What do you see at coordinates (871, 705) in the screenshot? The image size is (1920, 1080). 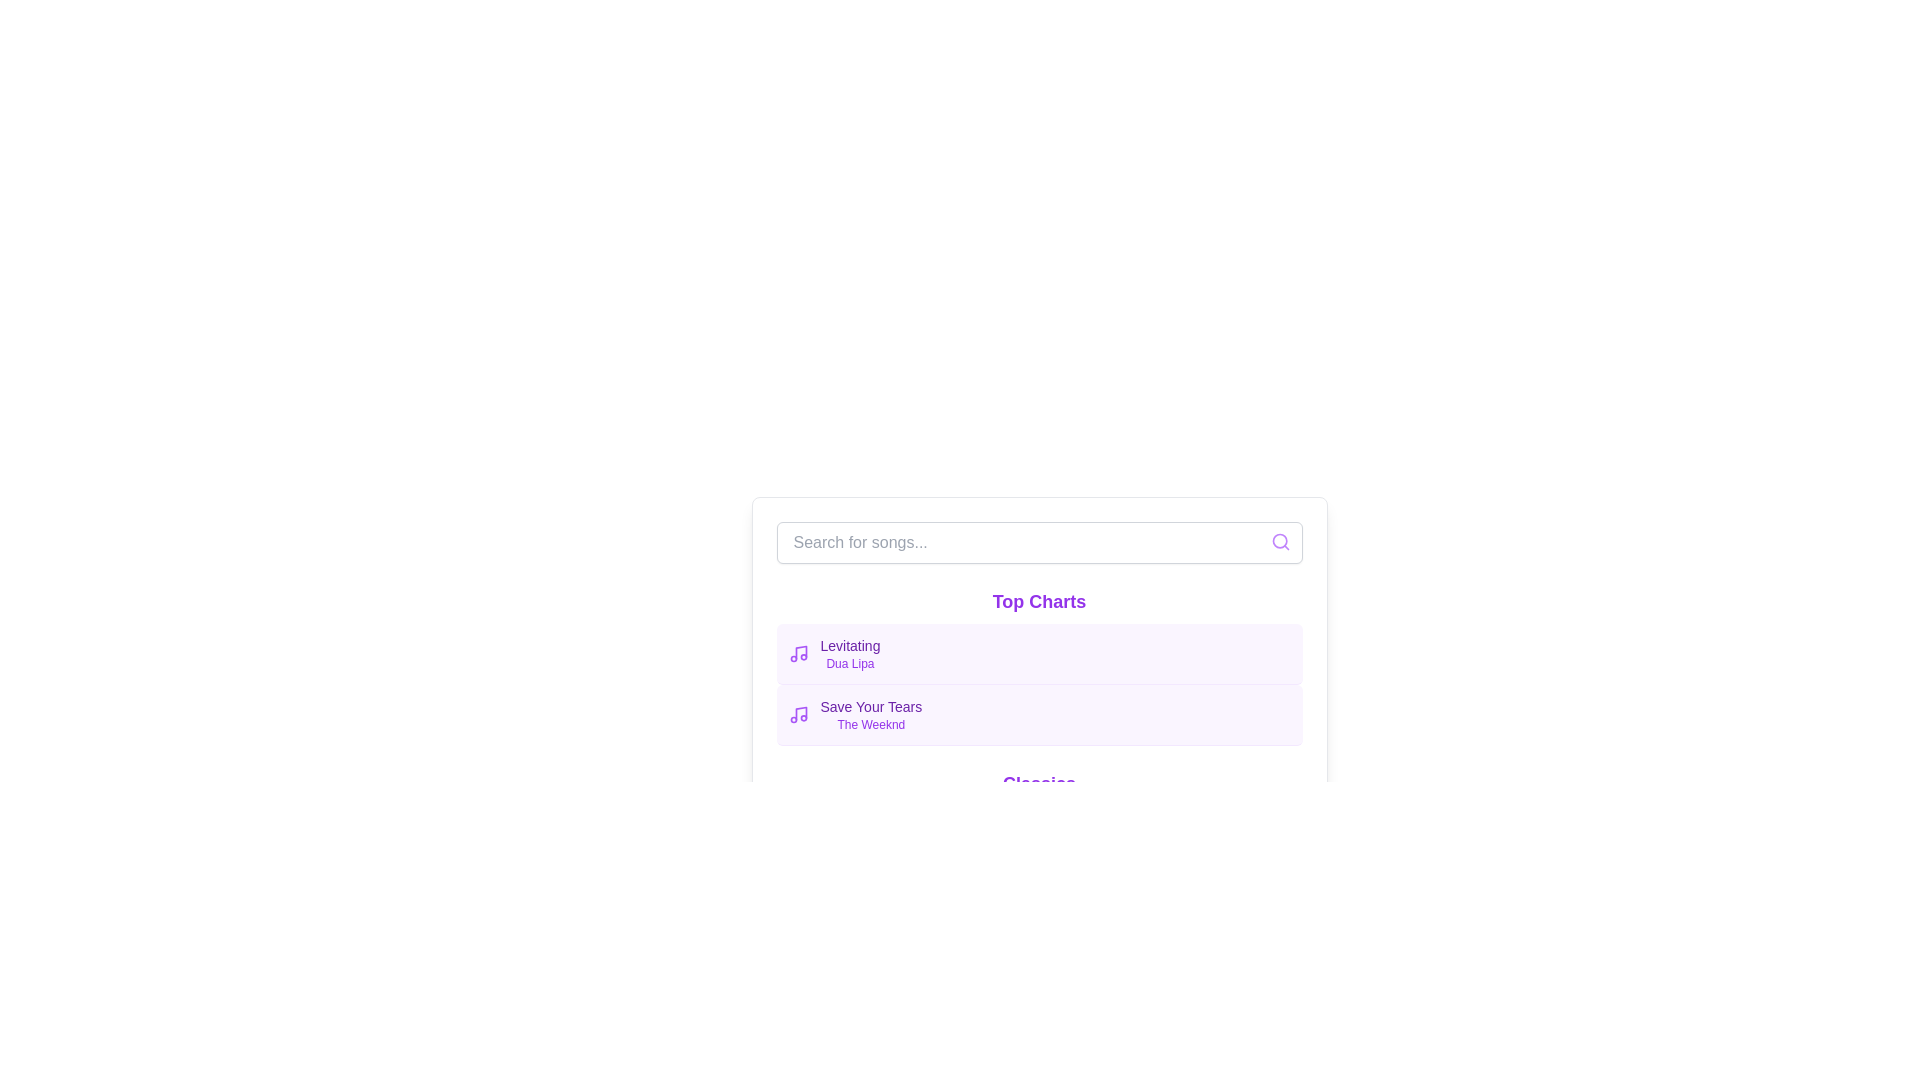 I see `the text label displaying the title 'Save Your Tears' in the 'Top Charts' section, which is the first line of the second item in the list` at bounding box center [871, 705].